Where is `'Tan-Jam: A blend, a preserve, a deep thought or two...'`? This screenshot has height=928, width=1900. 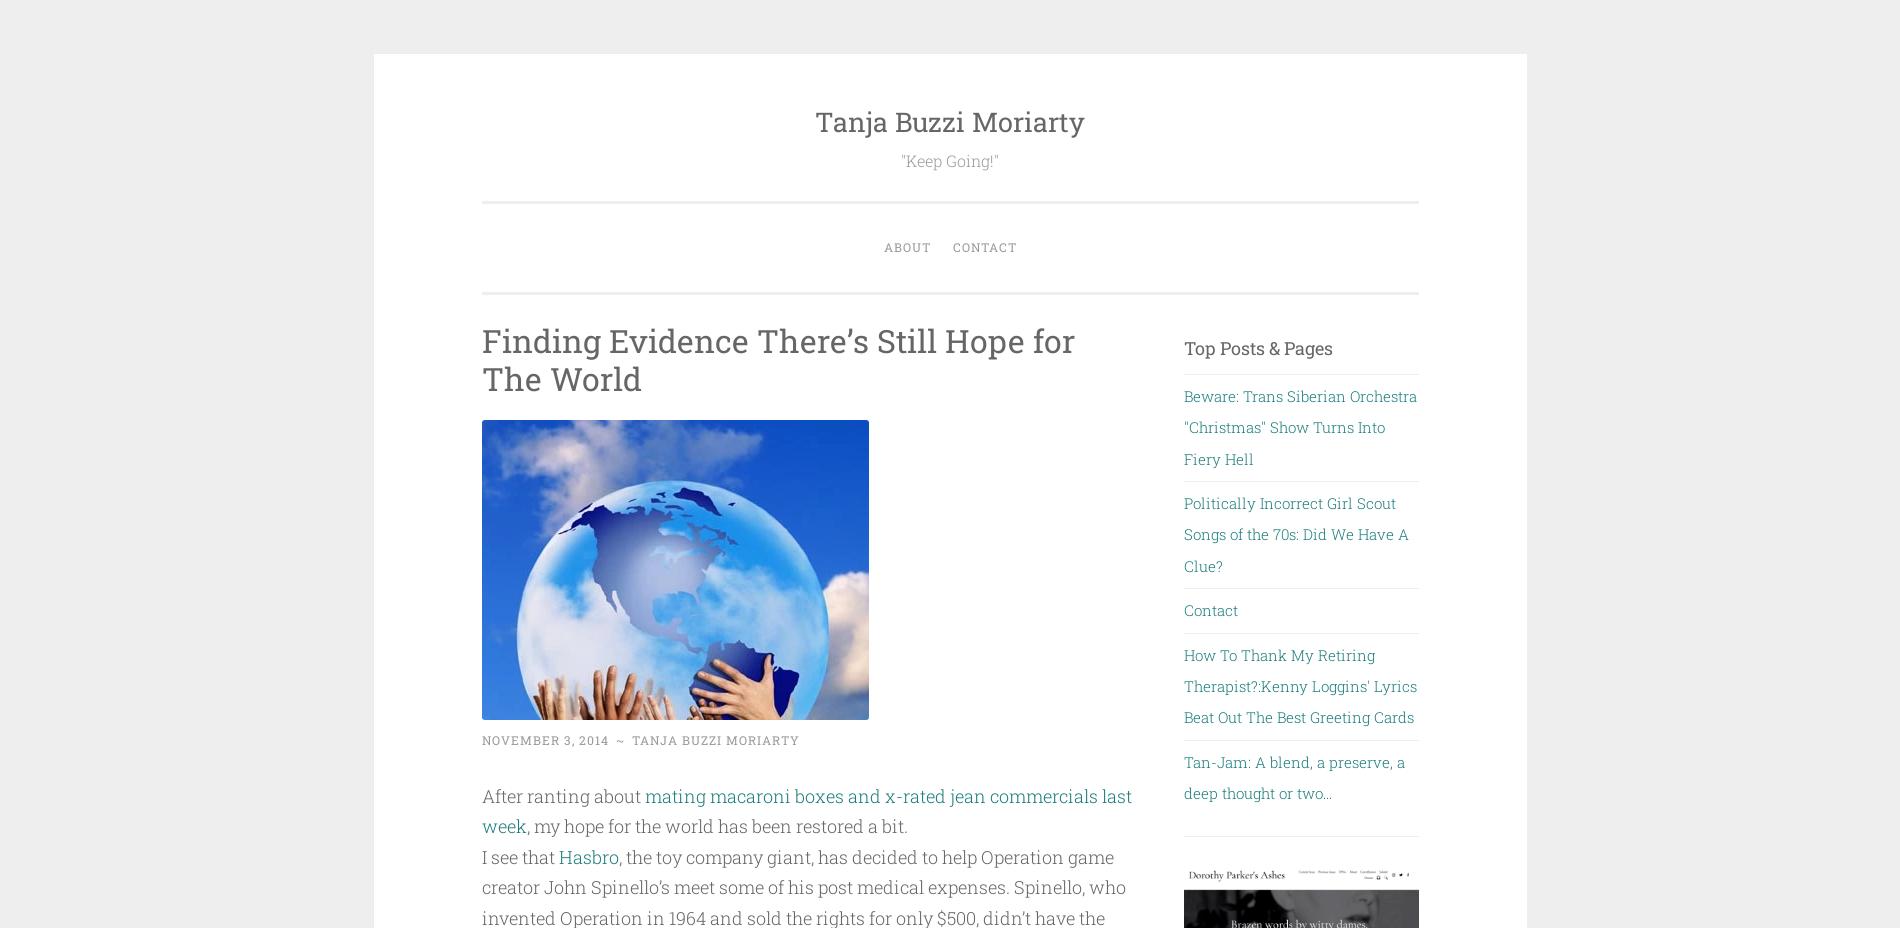 'Tan-Jam: A blend, a preserve, a deep thought or two...' is located at coordinates (1293, 776).